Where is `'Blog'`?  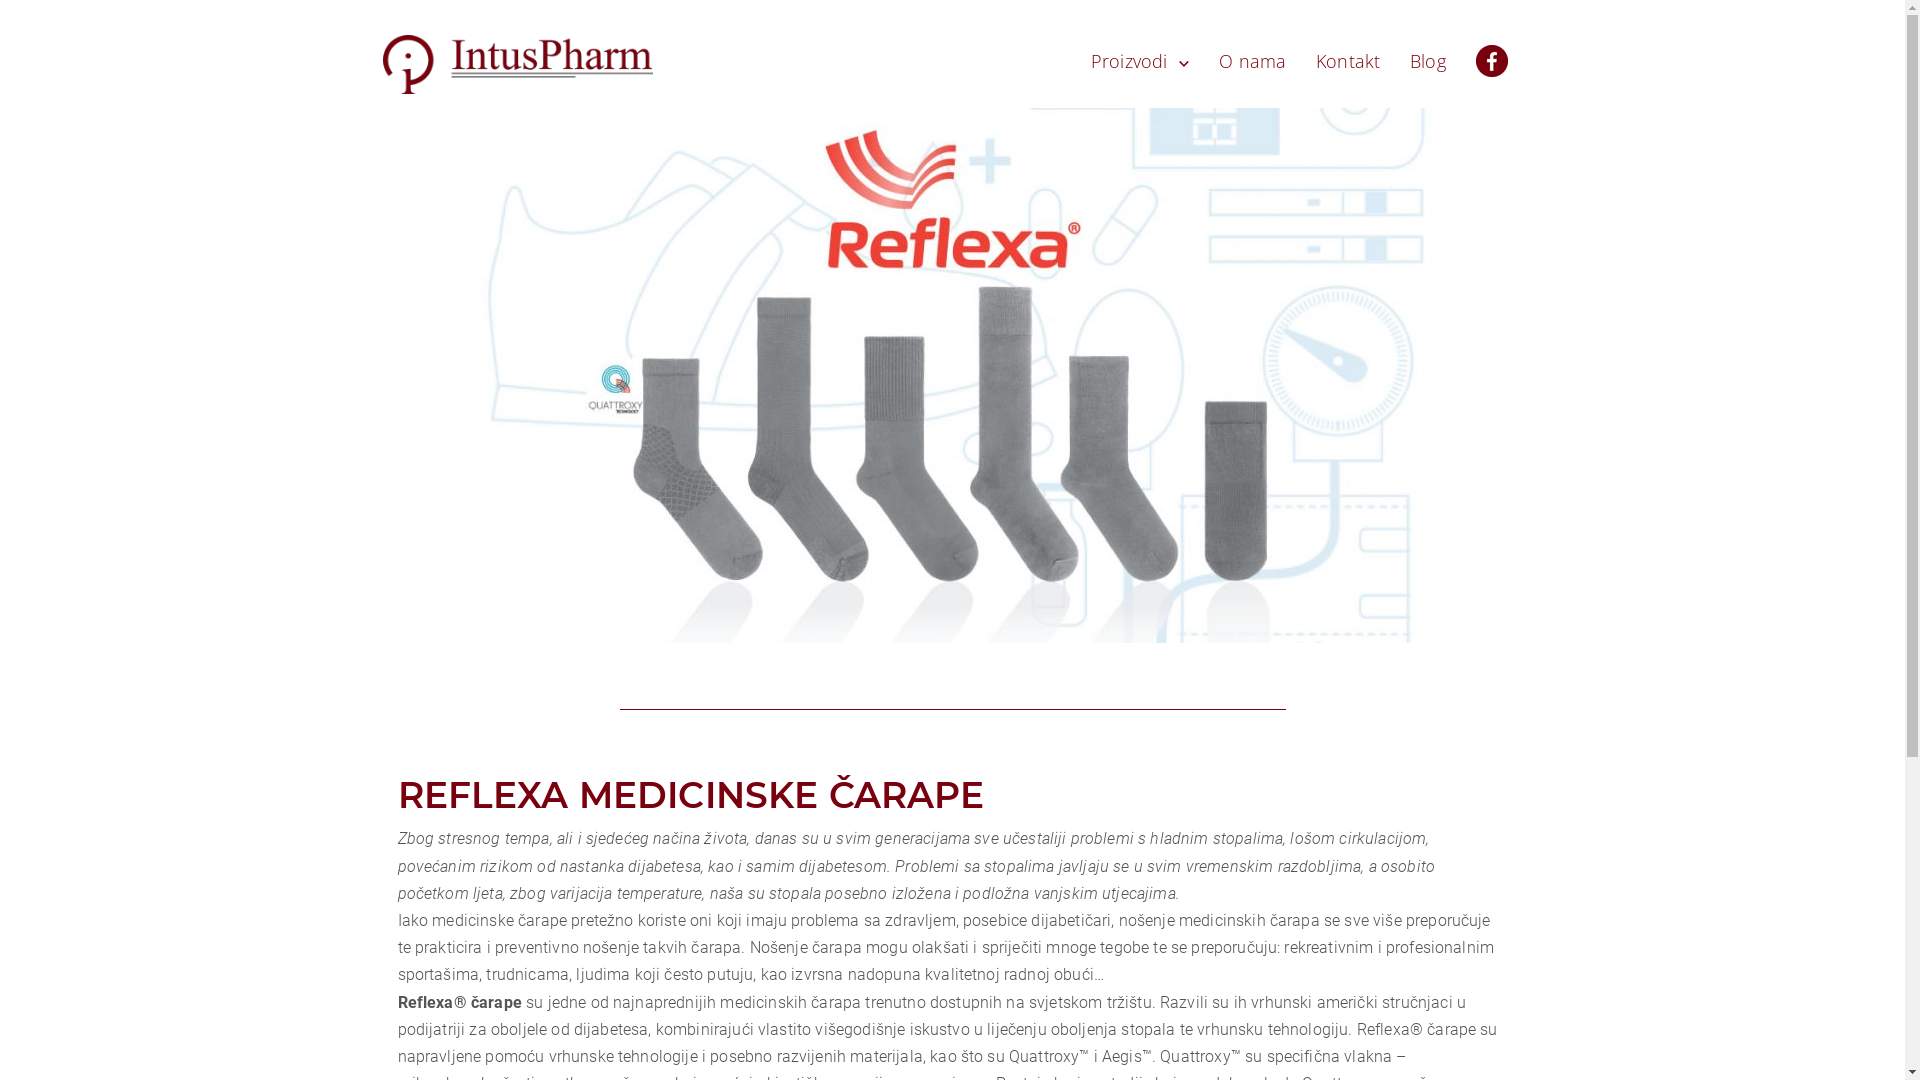 'Blog' is located at coordinates (1427, 60).